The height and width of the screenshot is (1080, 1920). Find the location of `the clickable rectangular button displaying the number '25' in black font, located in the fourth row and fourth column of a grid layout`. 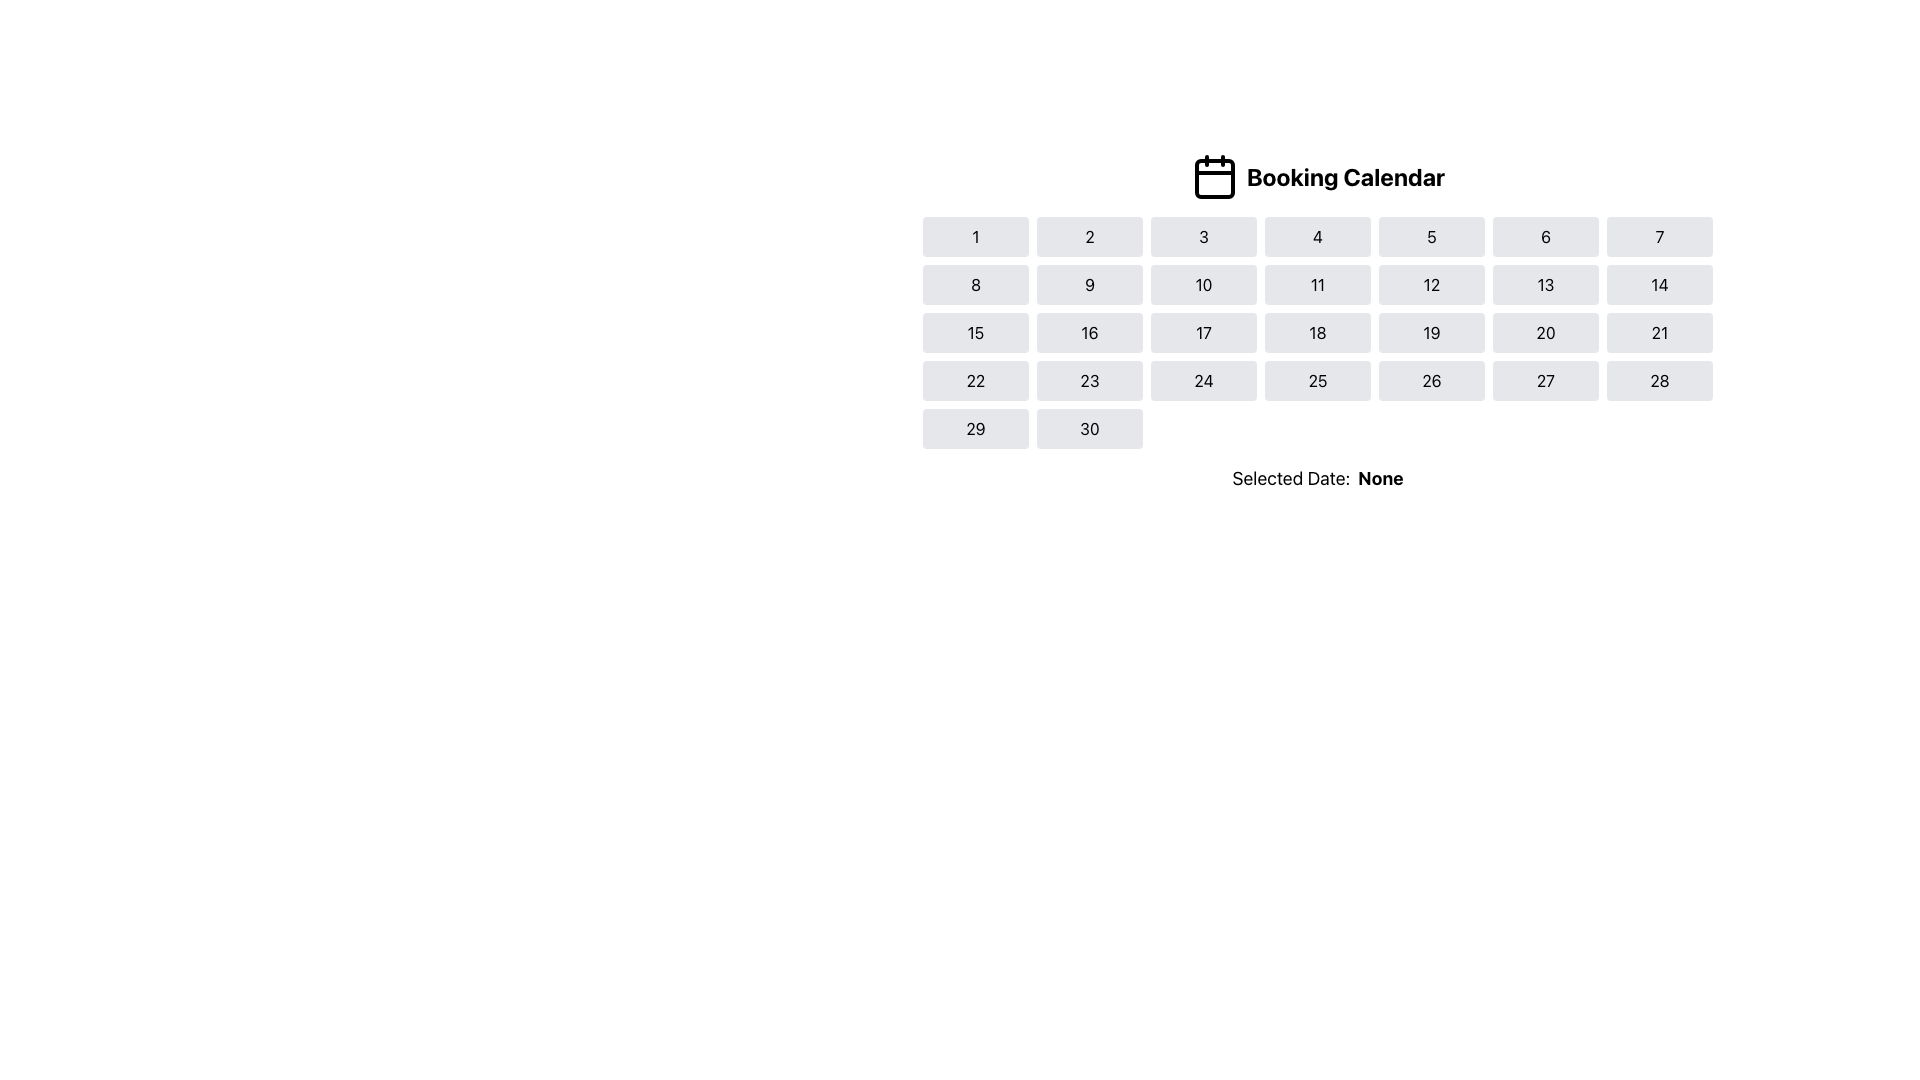

the clickable rectangular button displaying the number '25' in black font, located in the fourth row and fourth column of a grid layout is located at coordinates (1318, 381).